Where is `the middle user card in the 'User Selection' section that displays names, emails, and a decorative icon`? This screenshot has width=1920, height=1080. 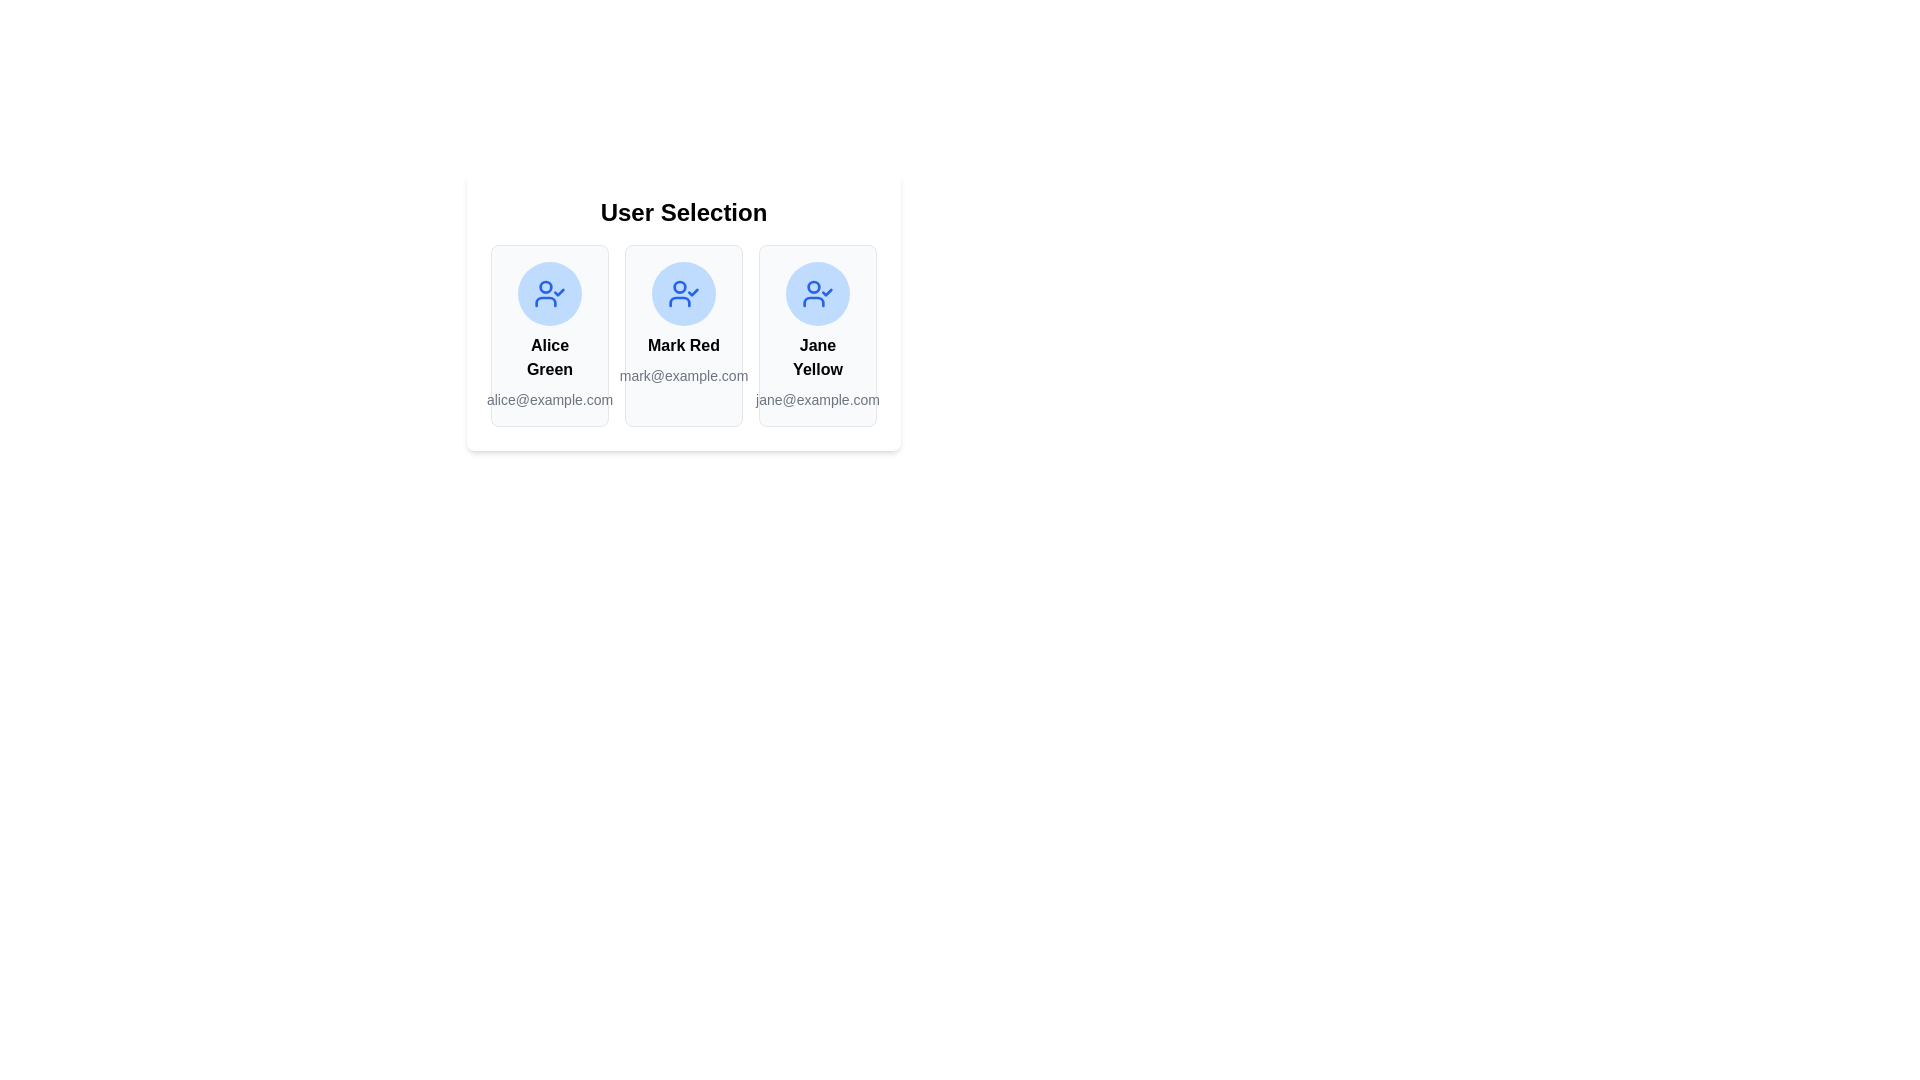 the middle user card in the 'User Selection' section that displays names, emails, and a decorative icon is located at coordinates (684, 312).